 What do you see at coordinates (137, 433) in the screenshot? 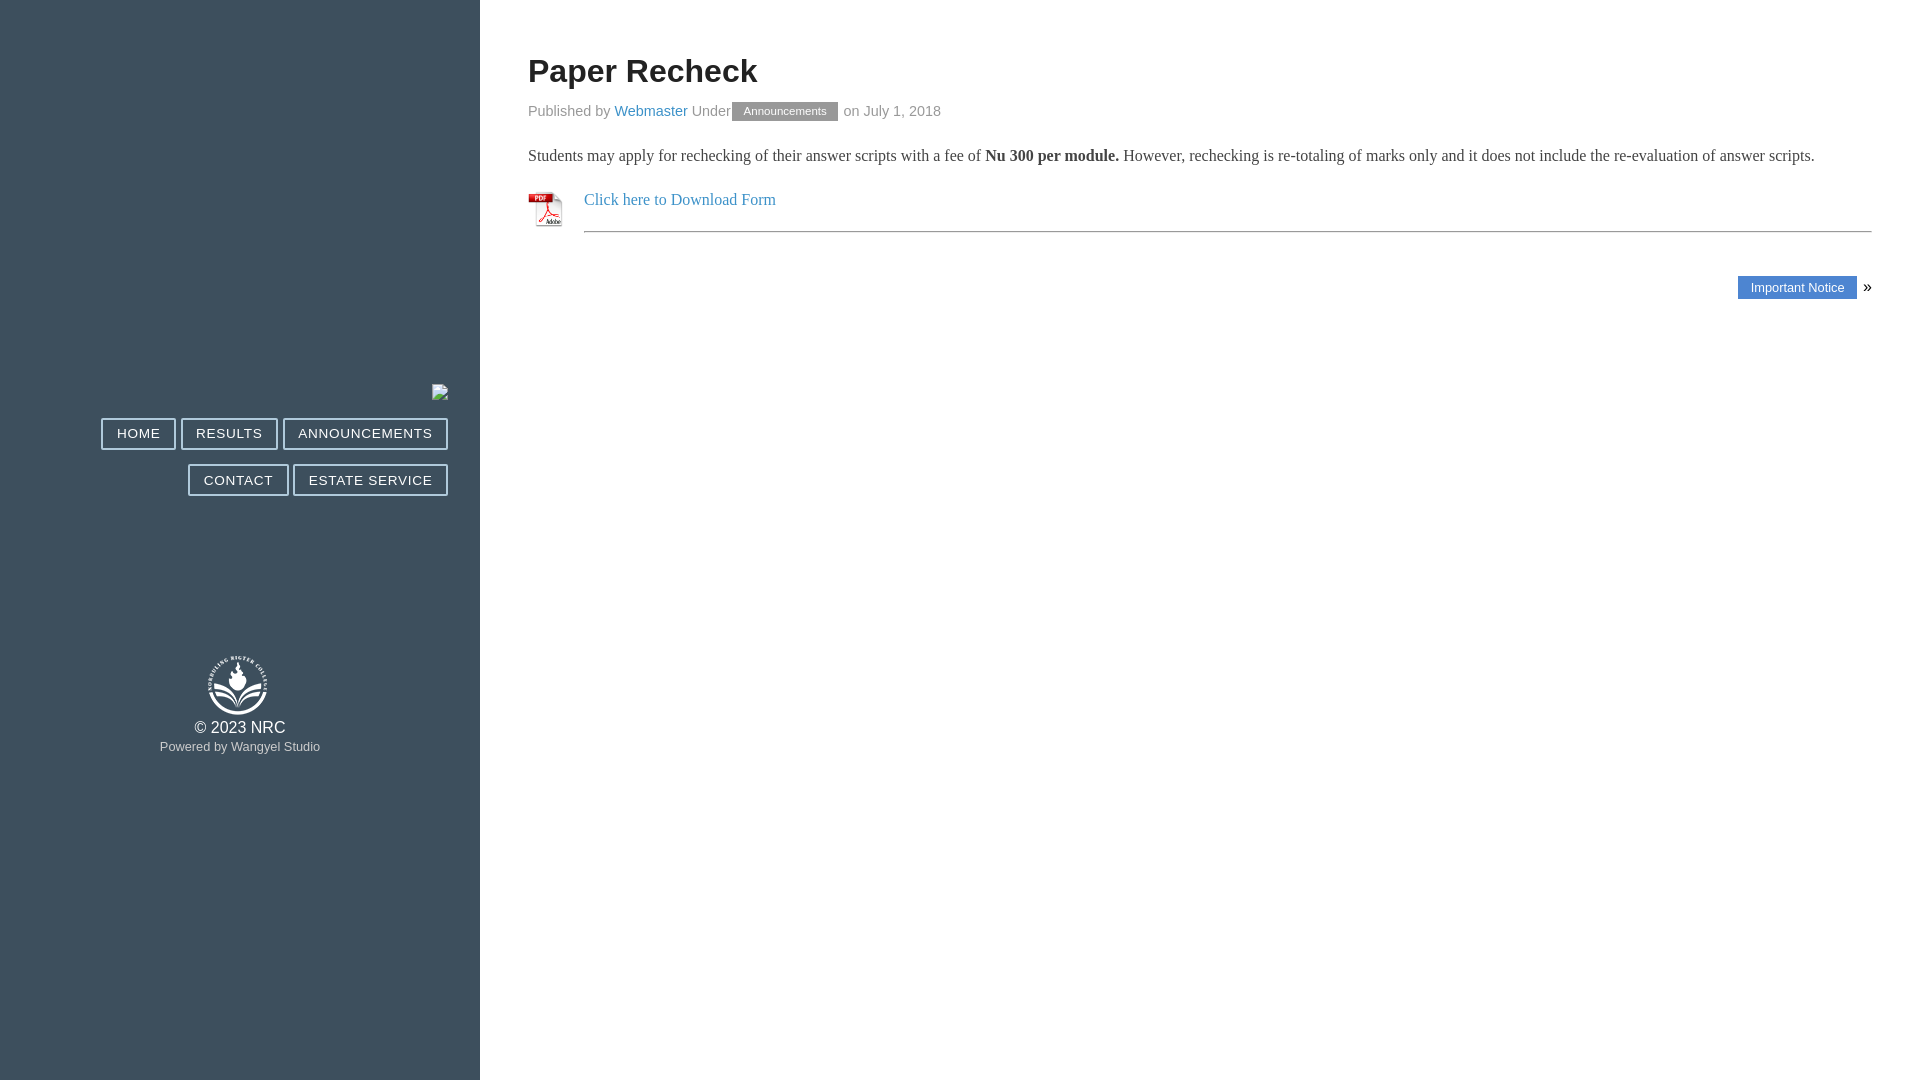
I see `'HOME'` at bounding box center [137, 433].